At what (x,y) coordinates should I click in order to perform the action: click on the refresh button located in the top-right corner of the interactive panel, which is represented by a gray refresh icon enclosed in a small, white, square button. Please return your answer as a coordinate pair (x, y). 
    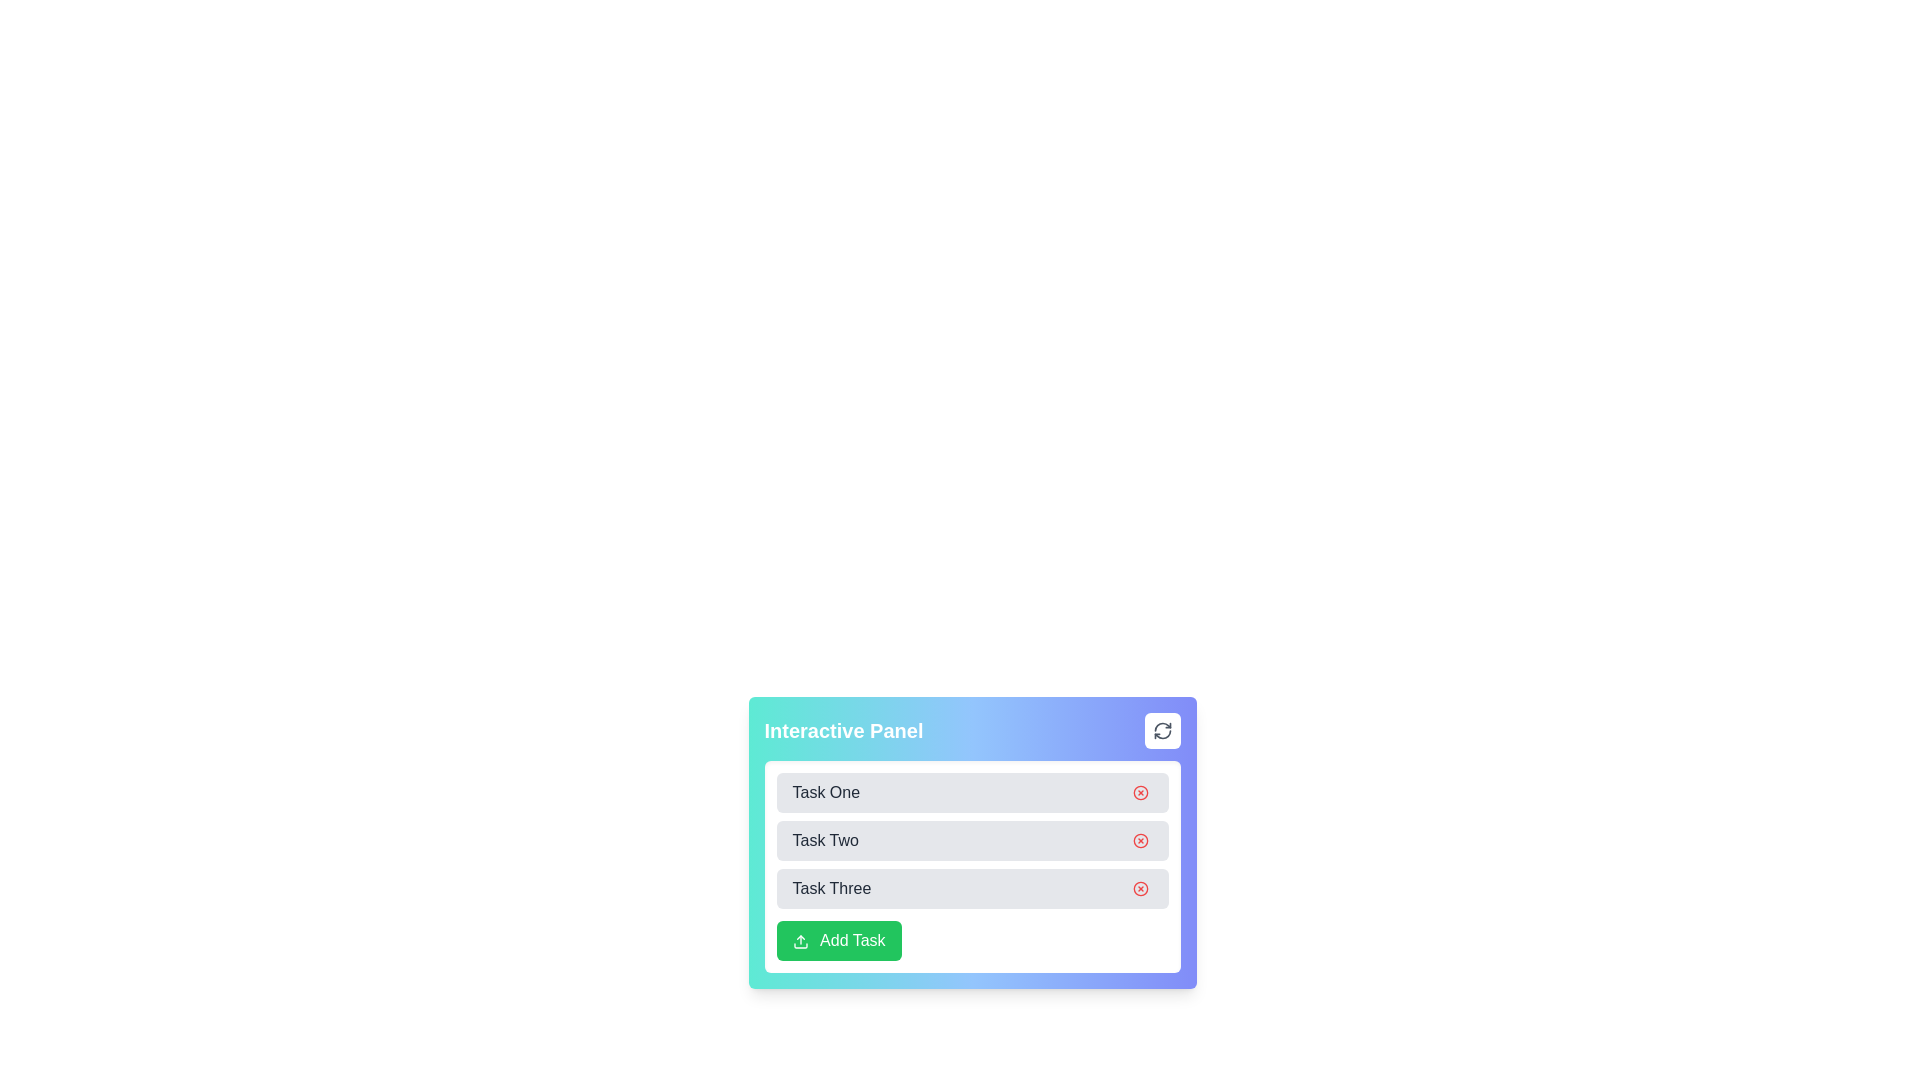
    Looking at the image, I should click on (1162, 731).